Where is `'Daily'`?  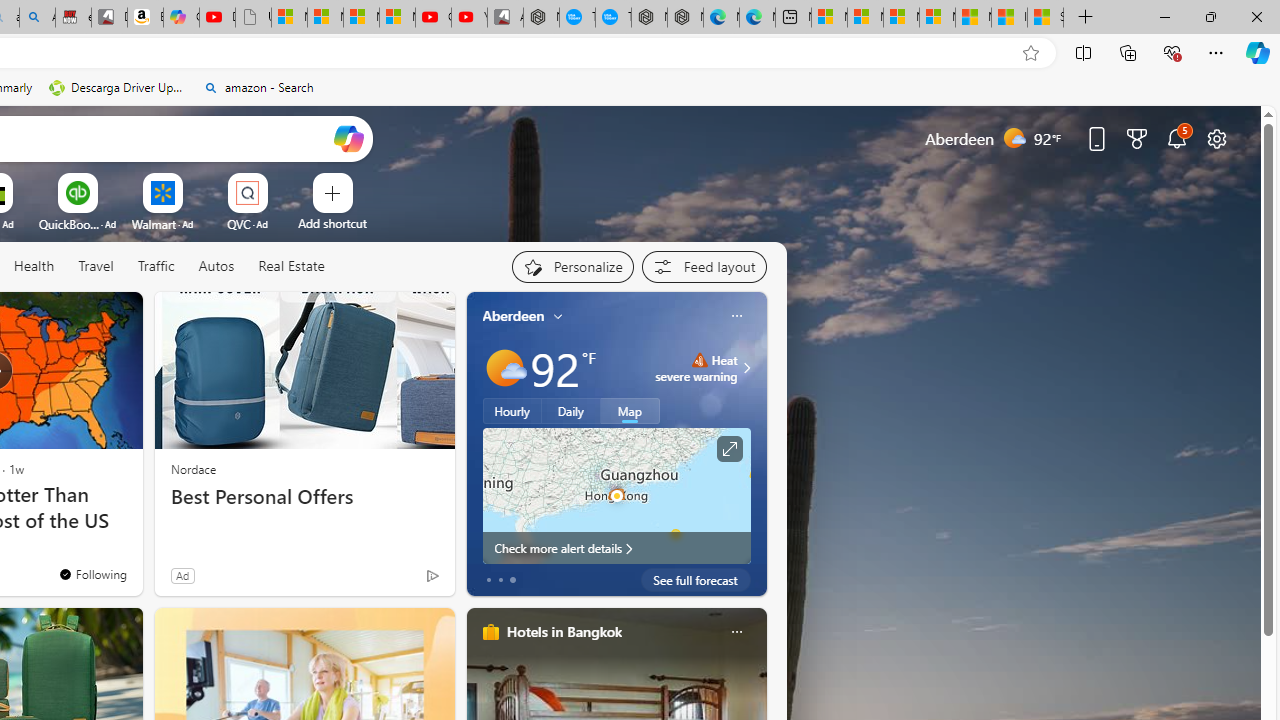
'Daily' is located at coordinates (570, 410).